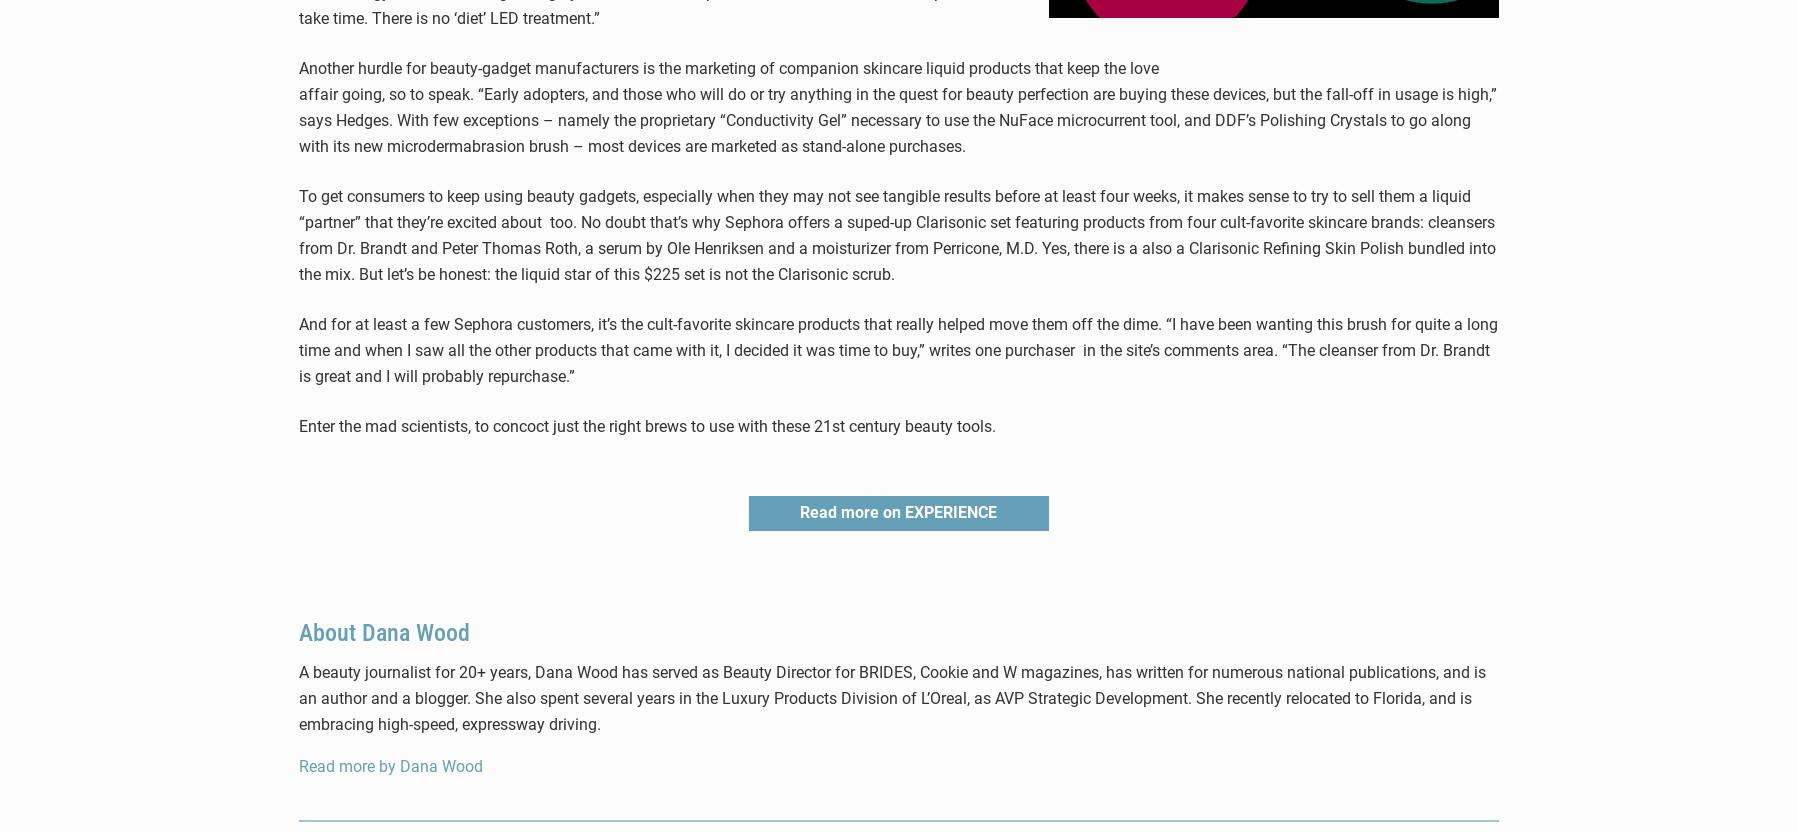 This screenshot has height=833, width=1797. What do you see at coordinates (388, 766) in the screenshot?
I see `'Read more by Dana Wood'` at bounding box center [388, 766].